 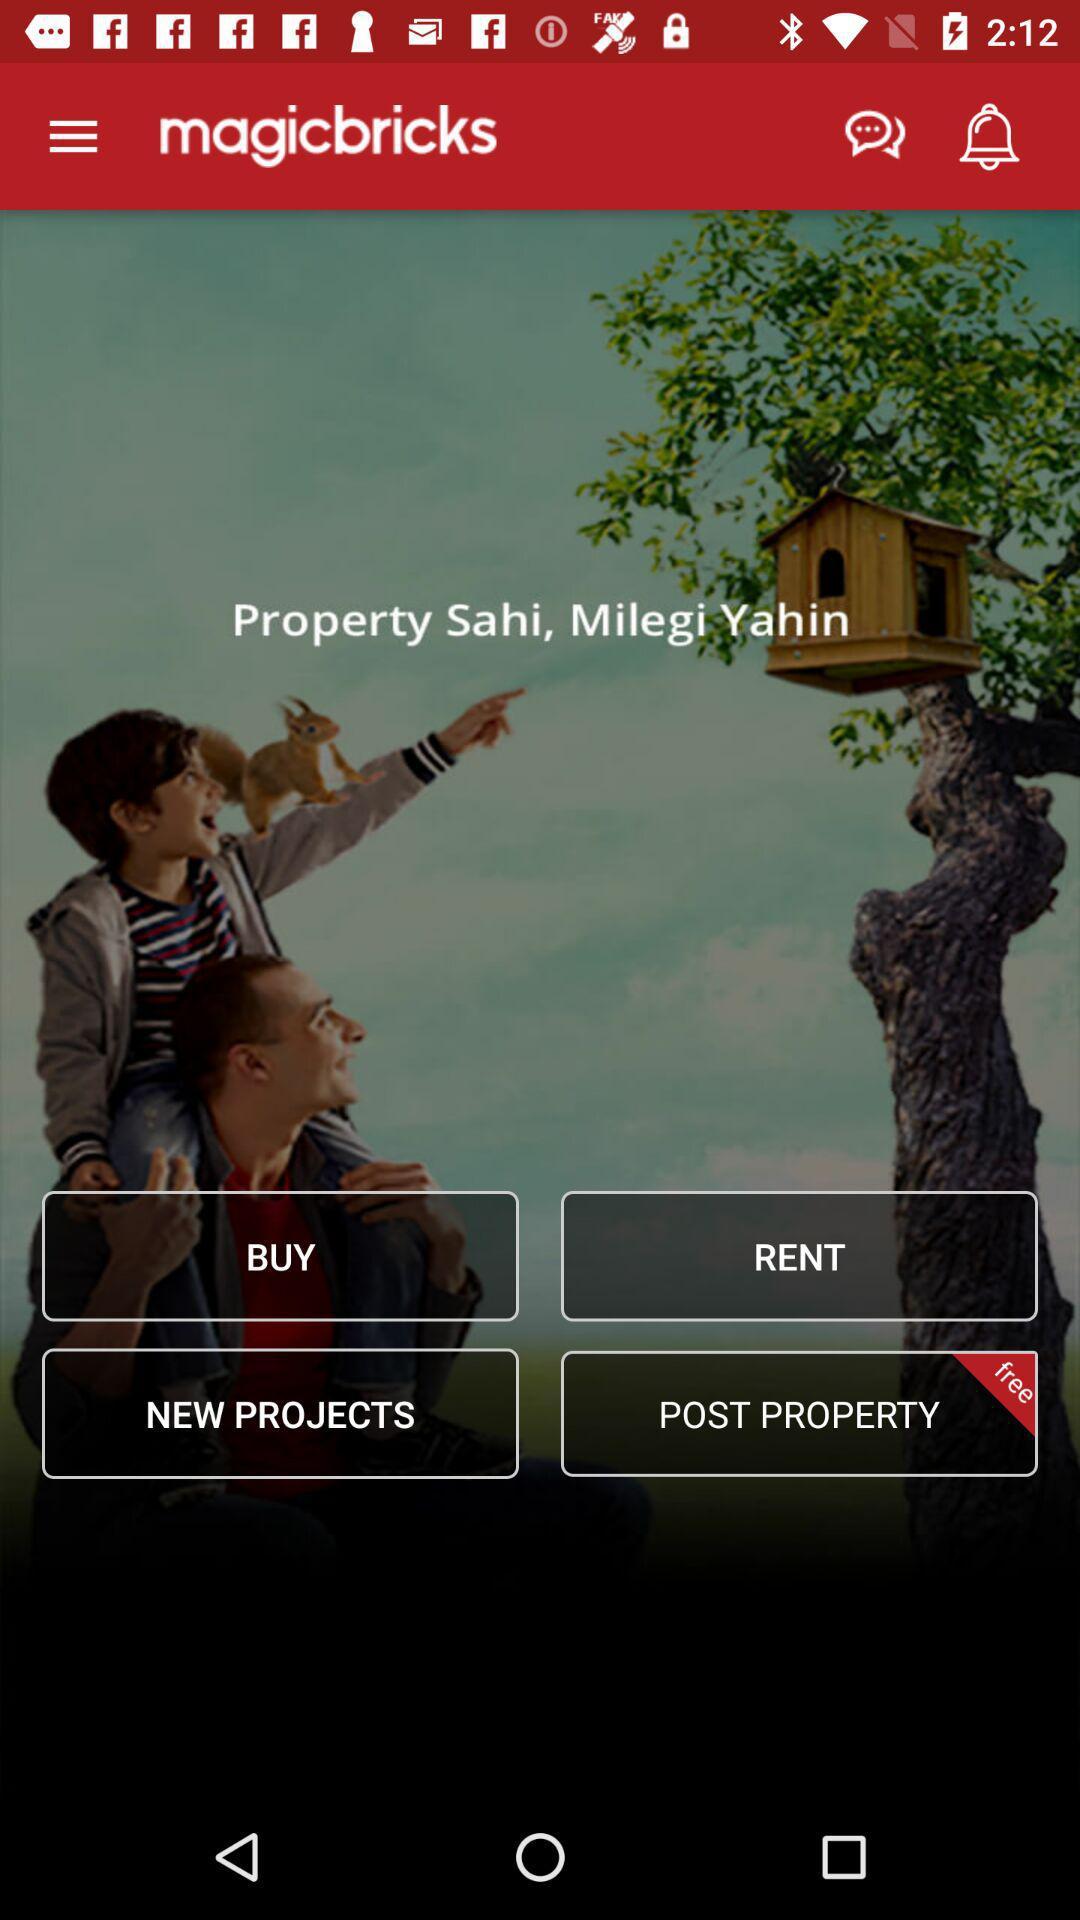 I want to click on the item above new projects, so click(x=280, y=1255).